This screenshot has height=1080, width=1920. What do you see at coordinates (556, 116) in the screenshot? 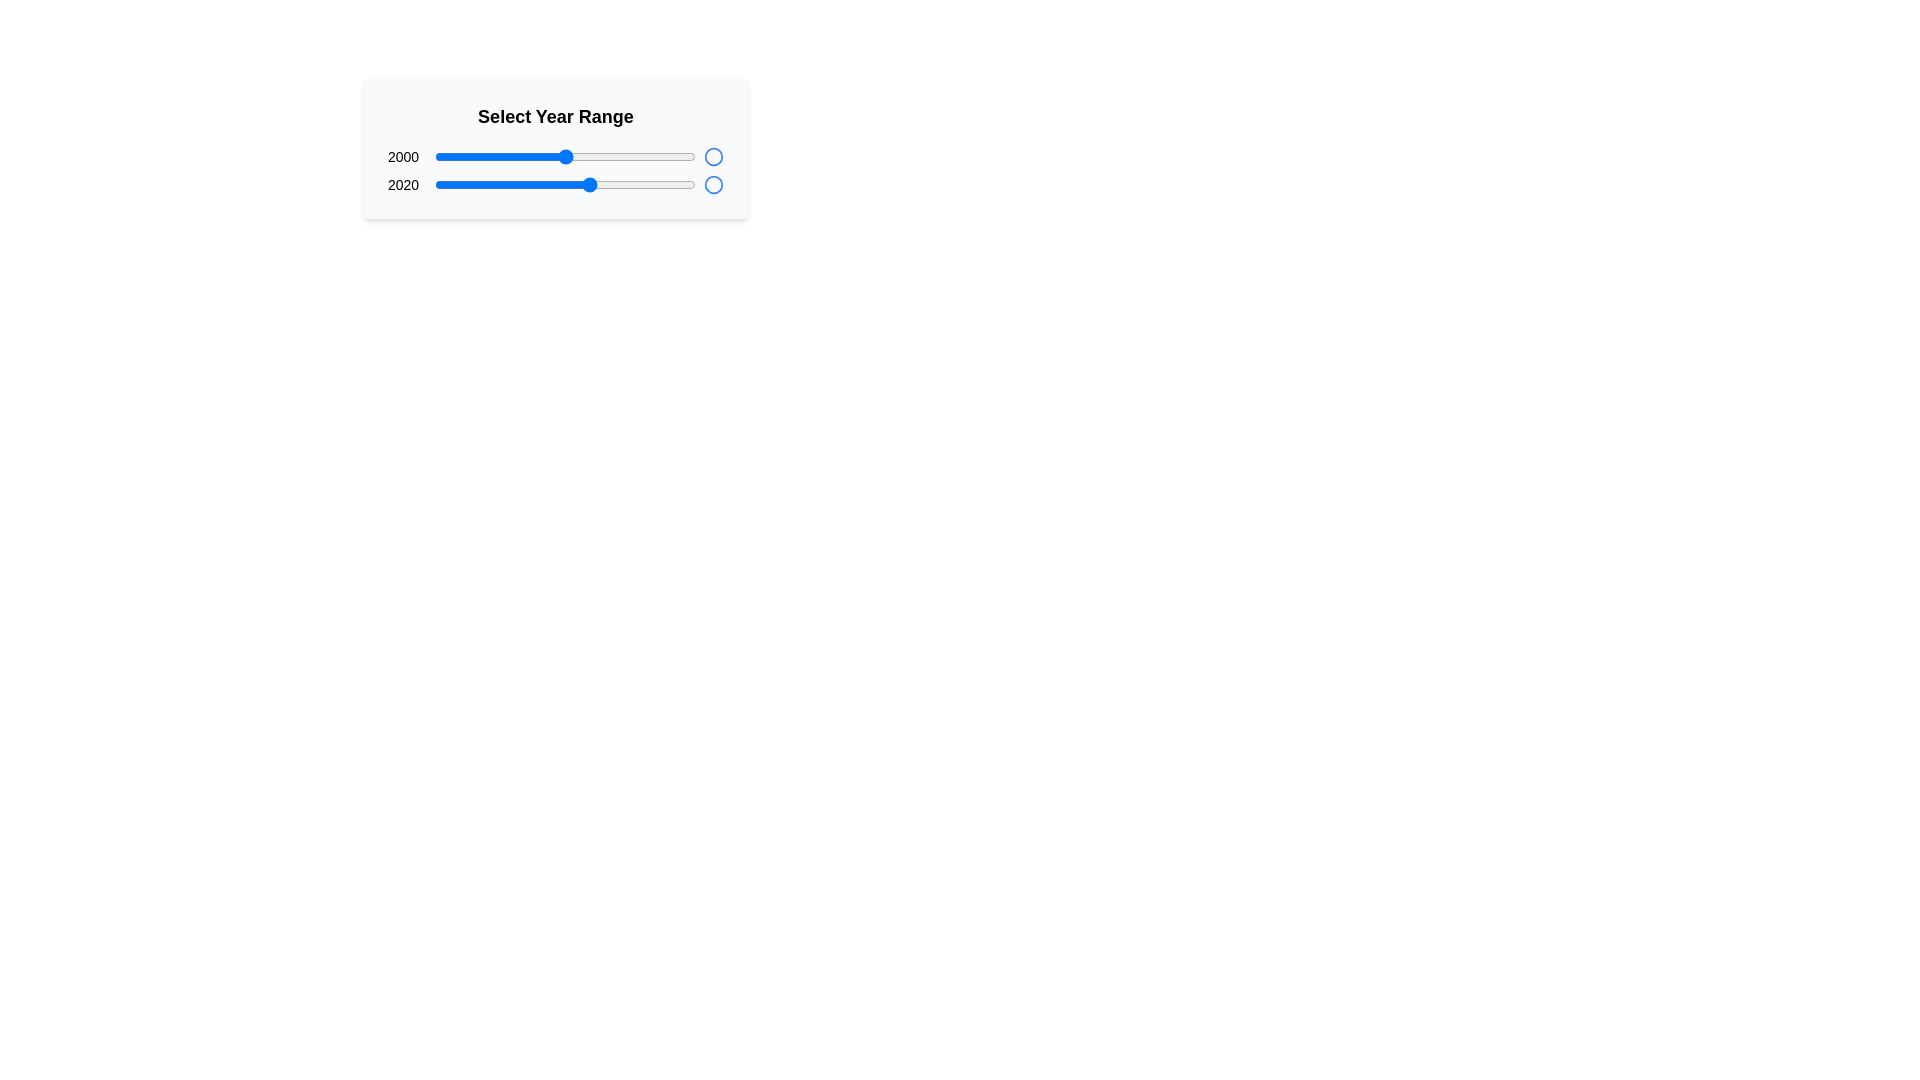
I see `the static text header that indicates the purpose of the content below, specifically for selecting a year range` at bounding box center [556, 116].